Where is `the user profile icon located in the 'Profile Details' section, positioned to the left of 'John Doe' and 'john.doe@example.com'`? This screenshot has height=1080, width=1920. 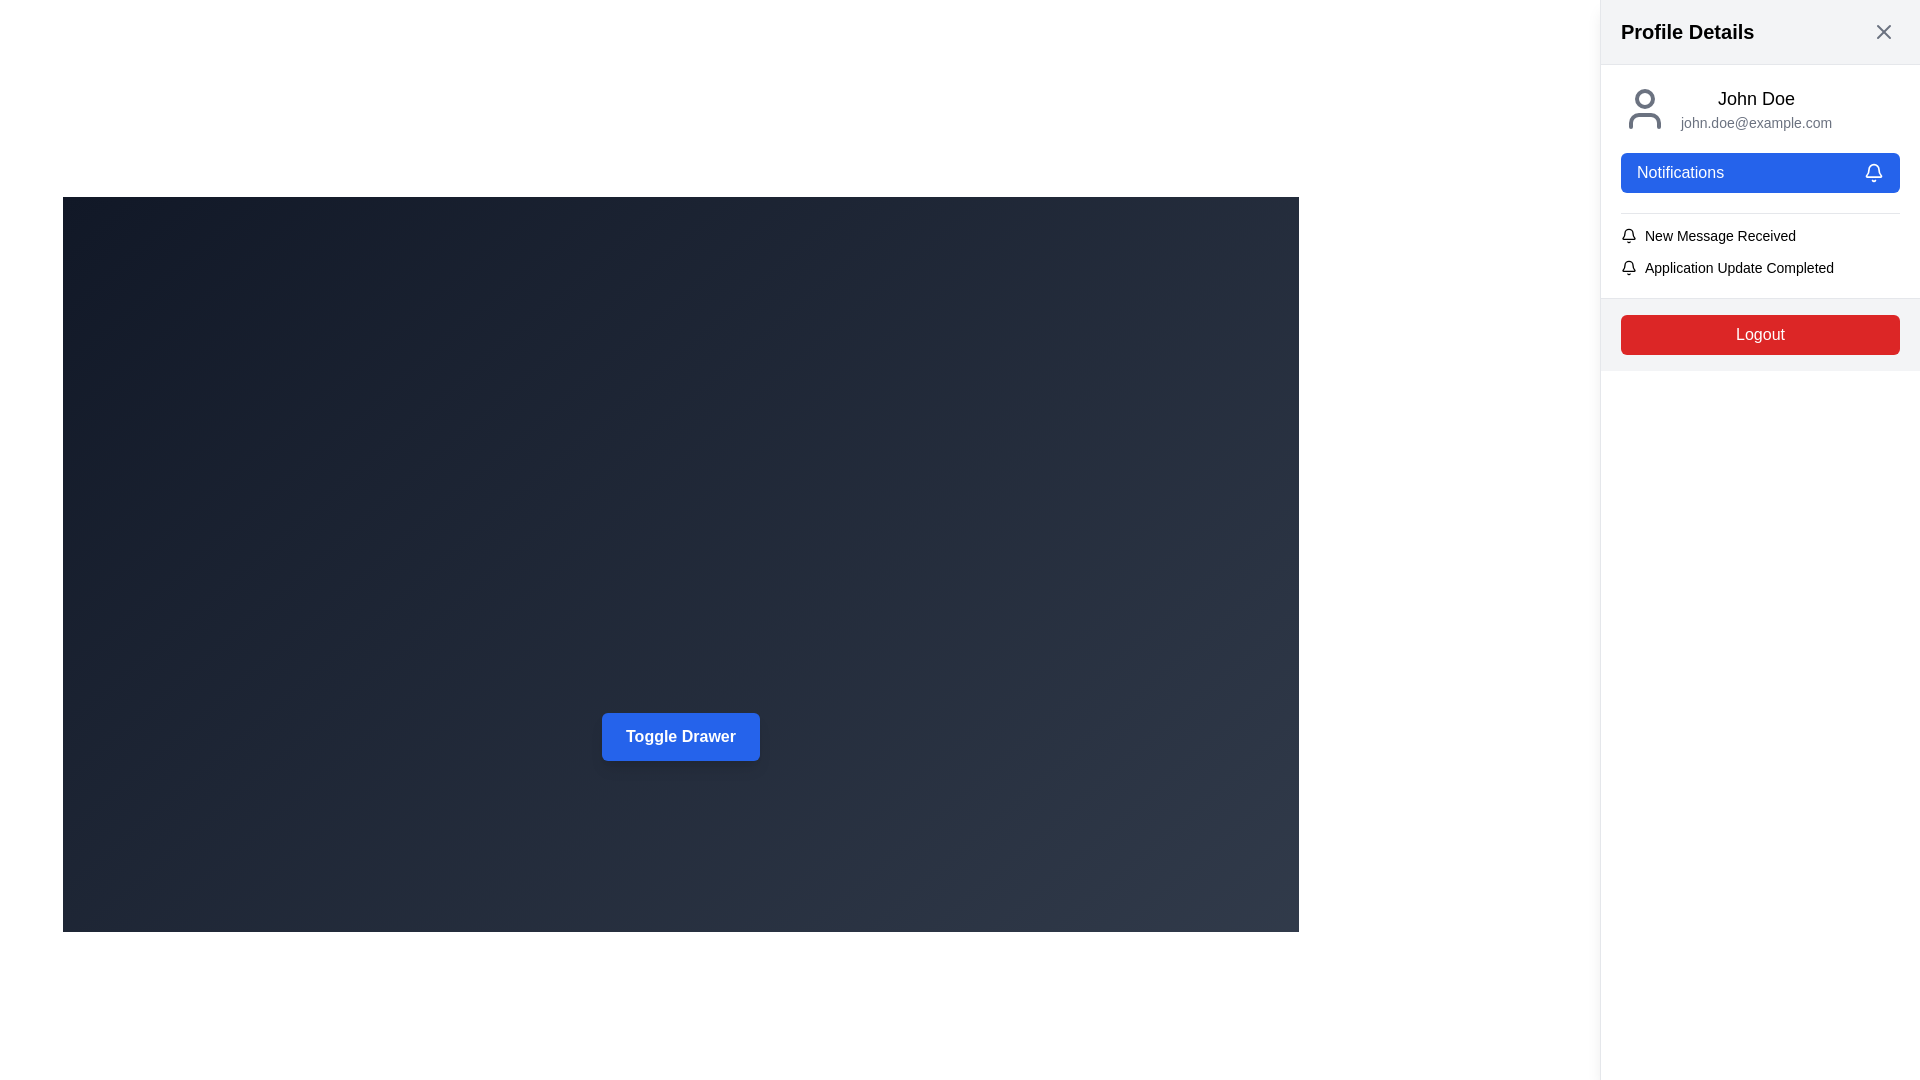 the user profile icon located in the 'Profile Details' section, positioned to the left of 'John Doe' and 'john.doe@example.com' is located at coordinates (1645, 108).